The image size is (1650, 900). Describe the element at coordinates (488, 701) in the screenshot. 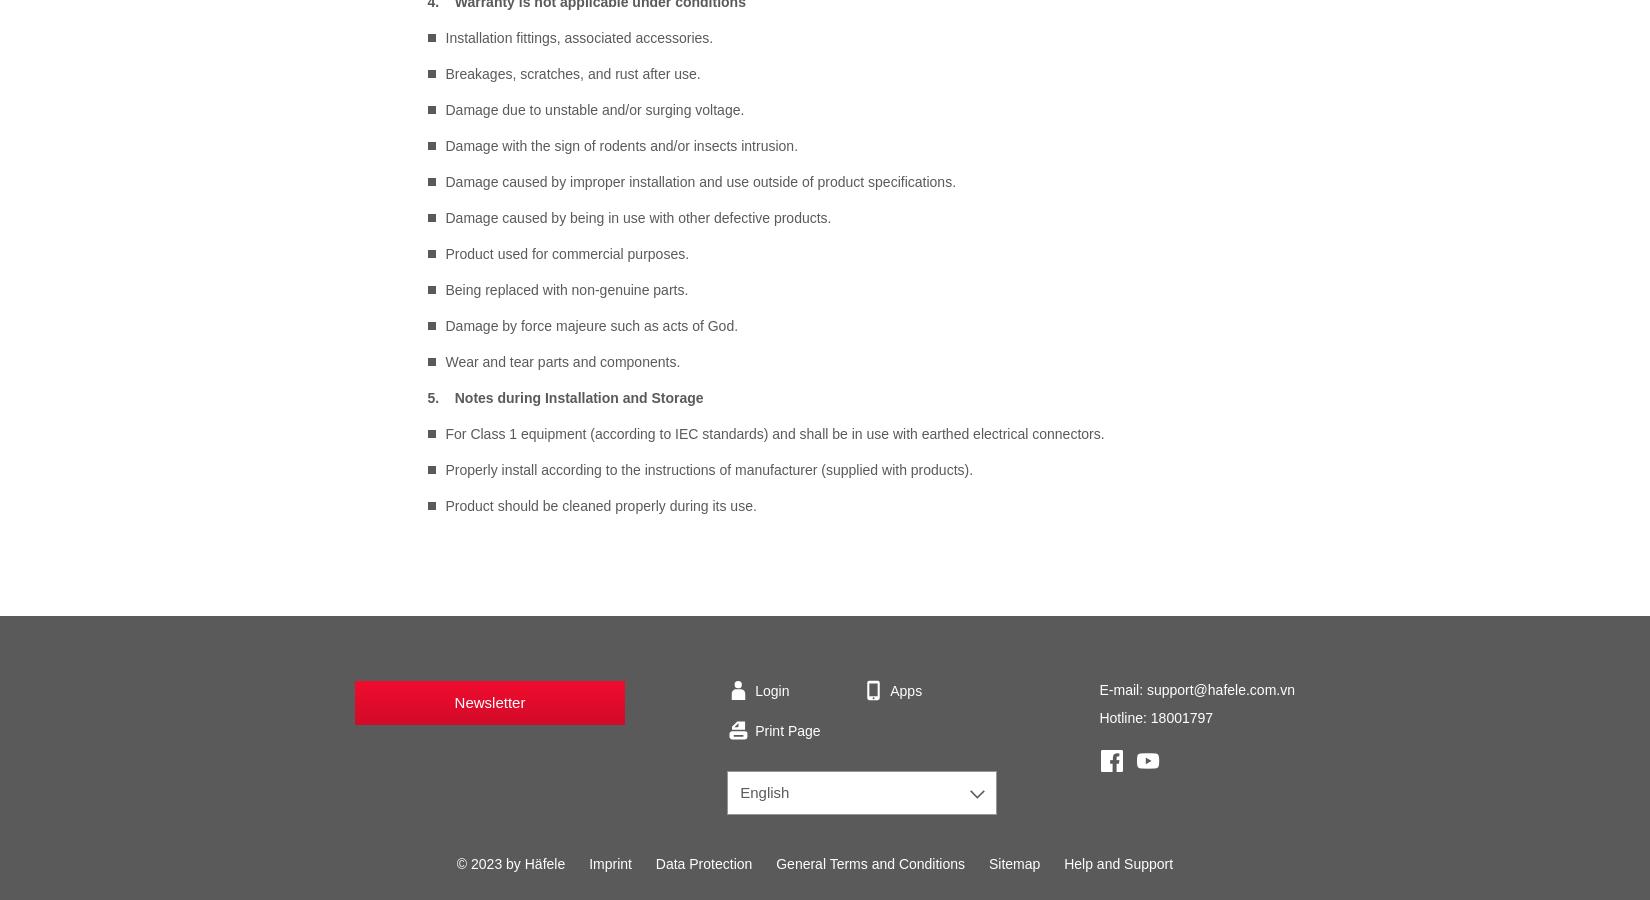

I see `'Newsletter'` at that location.